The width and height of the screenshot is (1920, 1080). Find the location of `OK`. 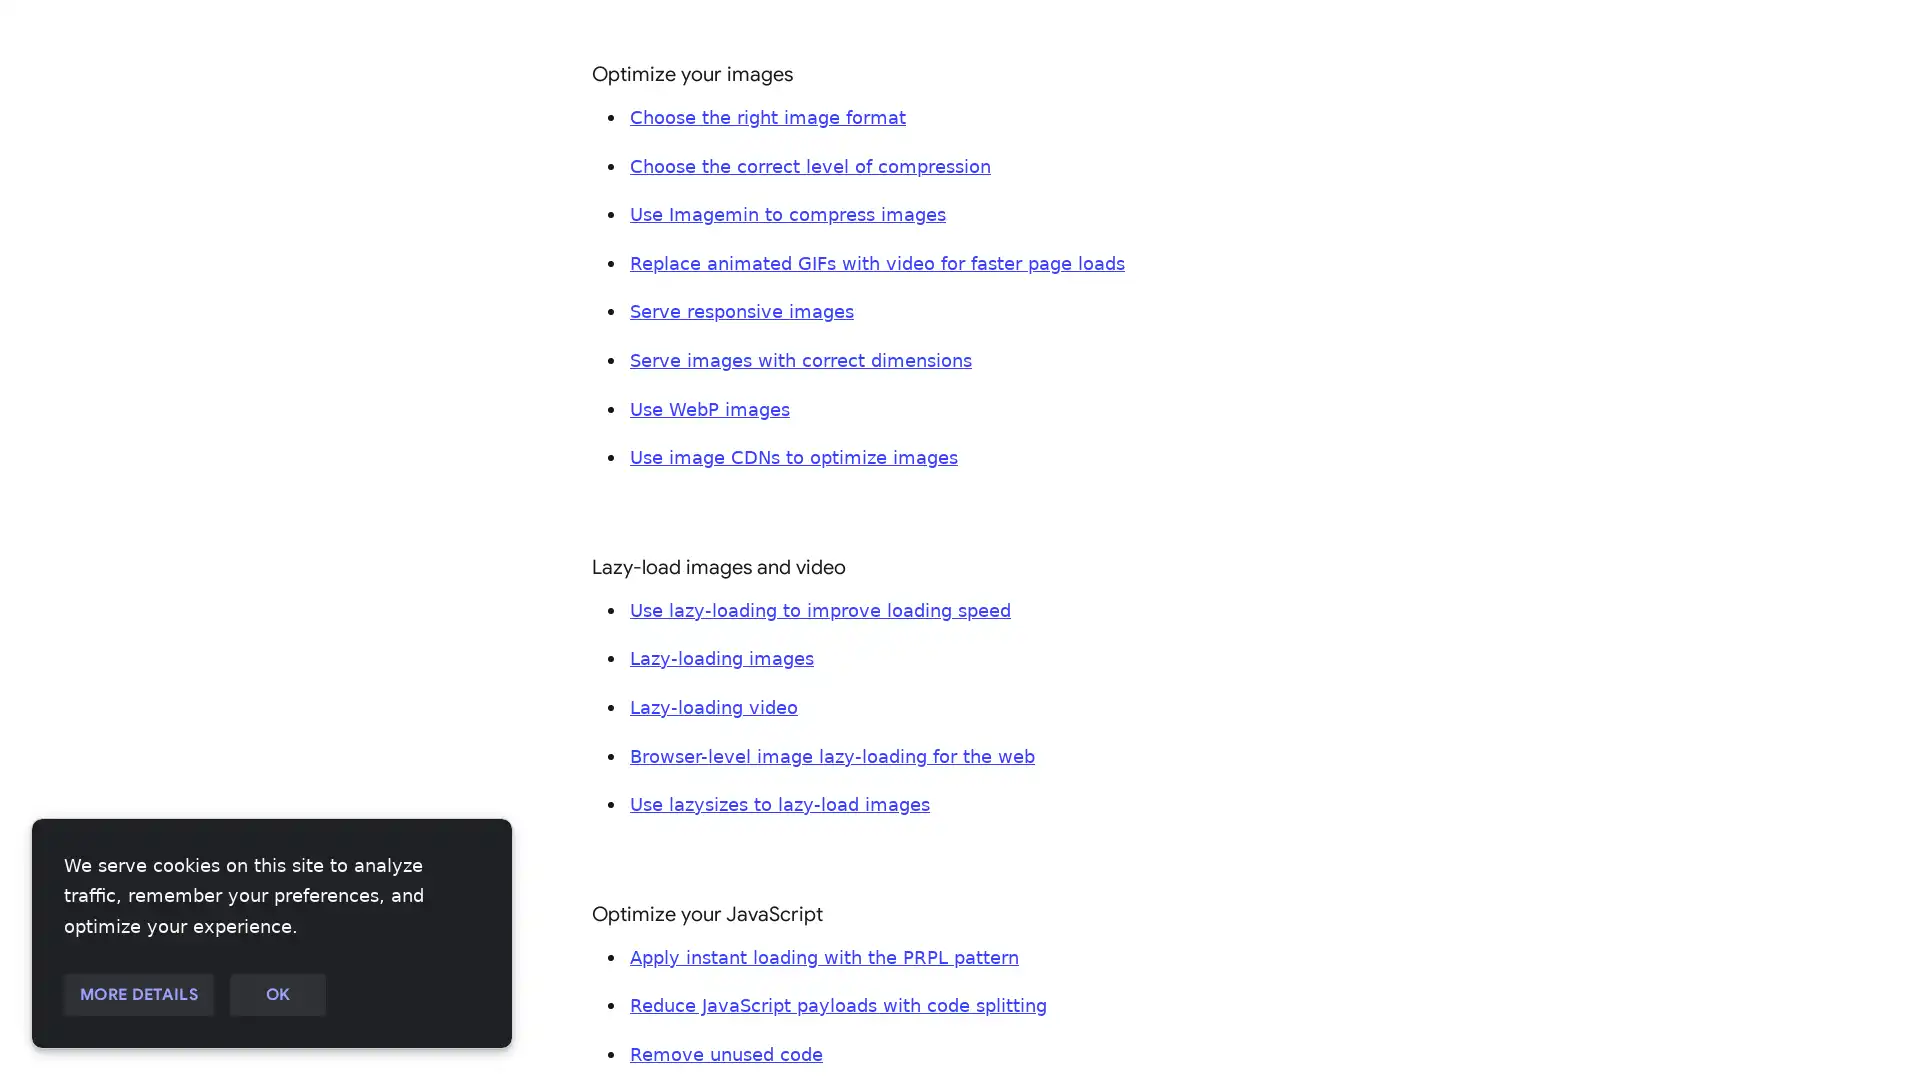

OK is located at coordinates (276, 995).